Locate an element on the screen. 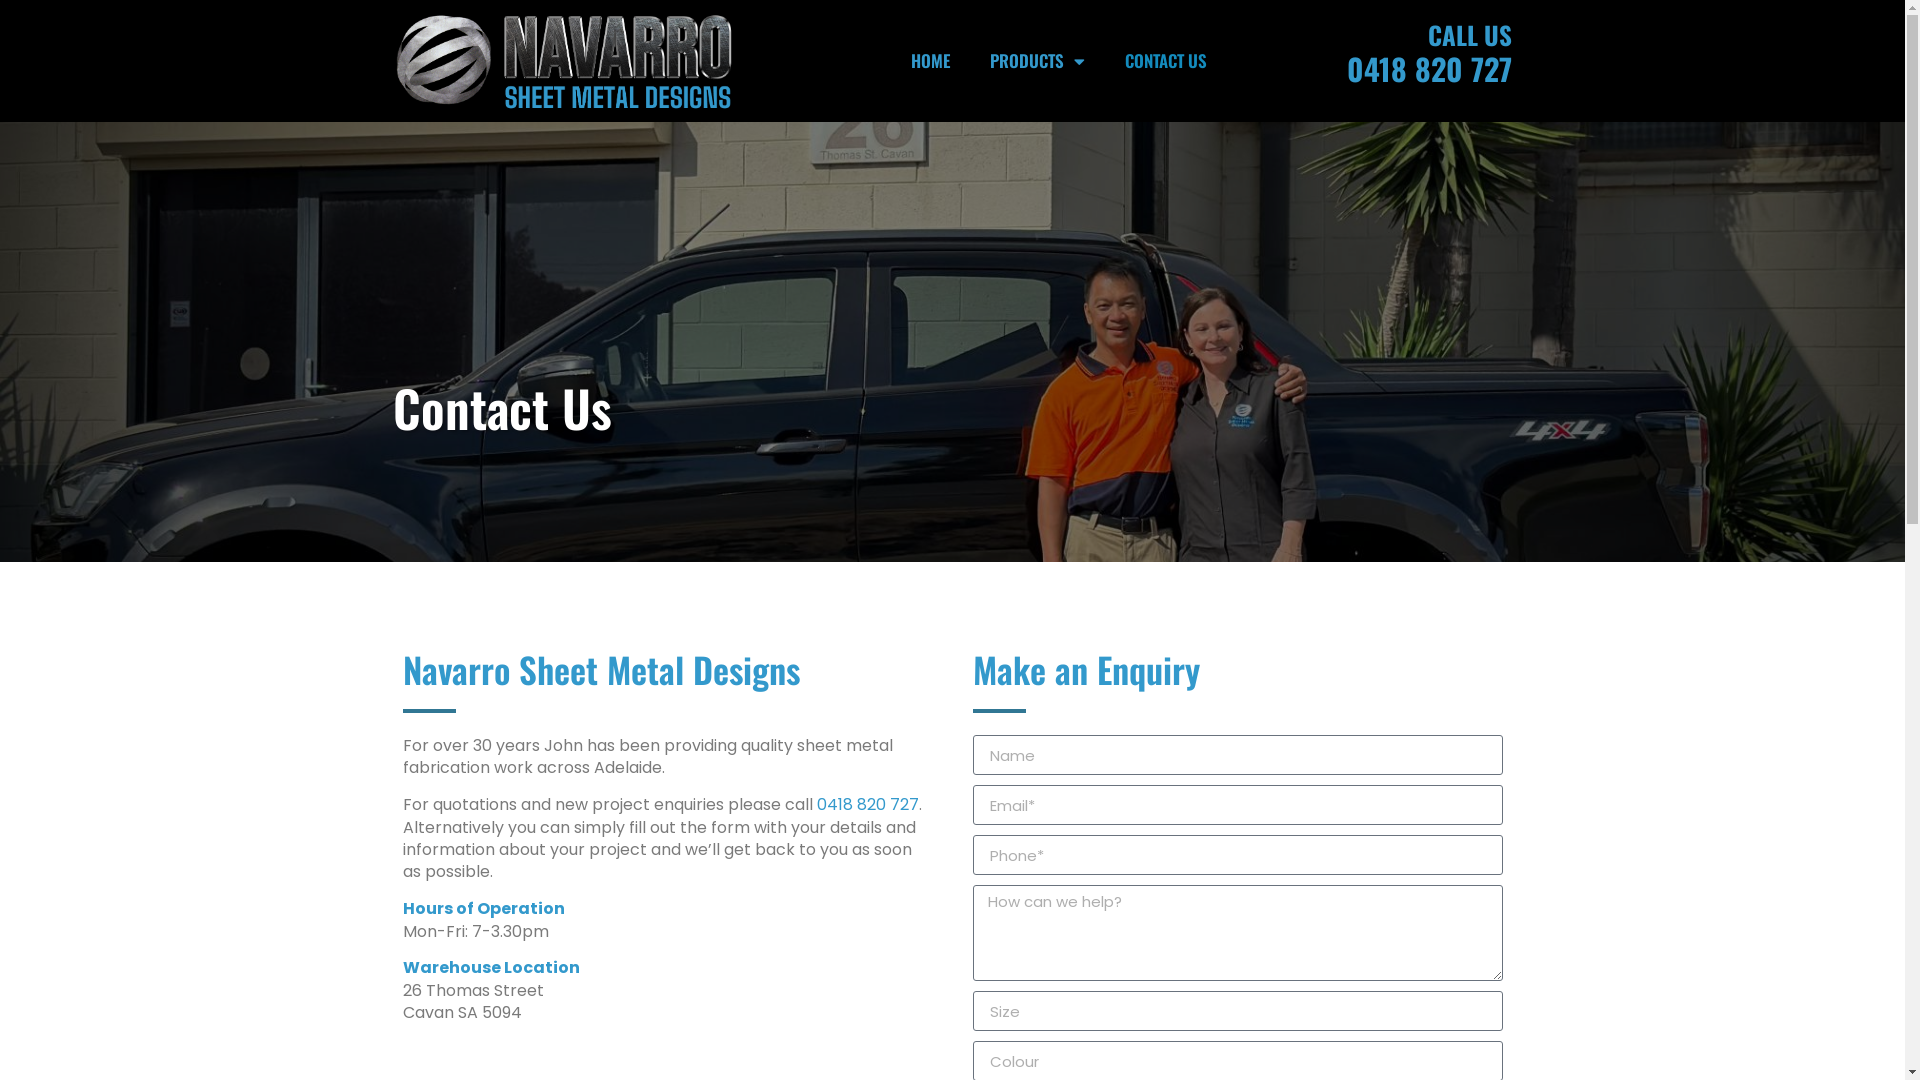 The width and height of the screenshot is (1920, 1080). '0418 820 727' is located at coordinates (1428, 67).